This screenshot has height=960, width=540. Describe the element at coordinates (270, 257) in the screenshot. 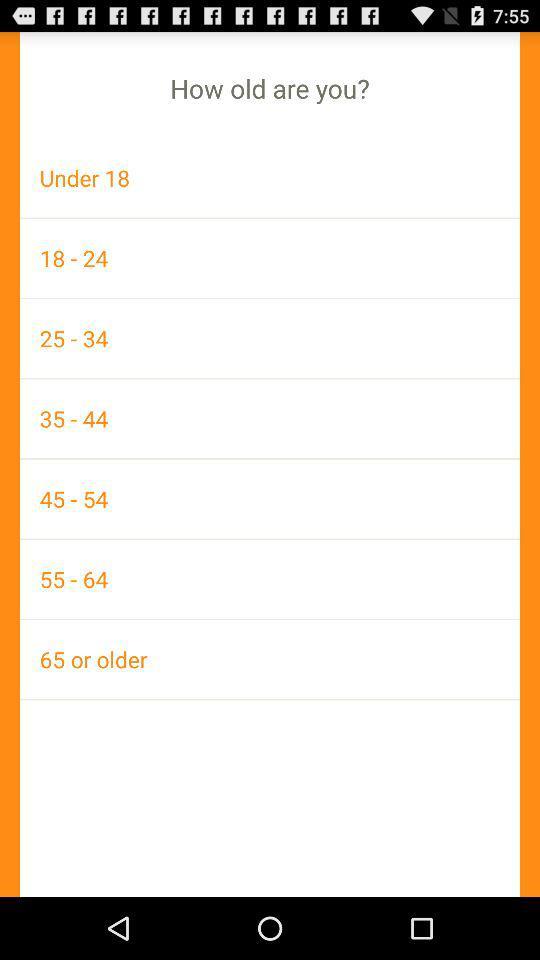

I see `the icon above 25 - 34 item` at that location.